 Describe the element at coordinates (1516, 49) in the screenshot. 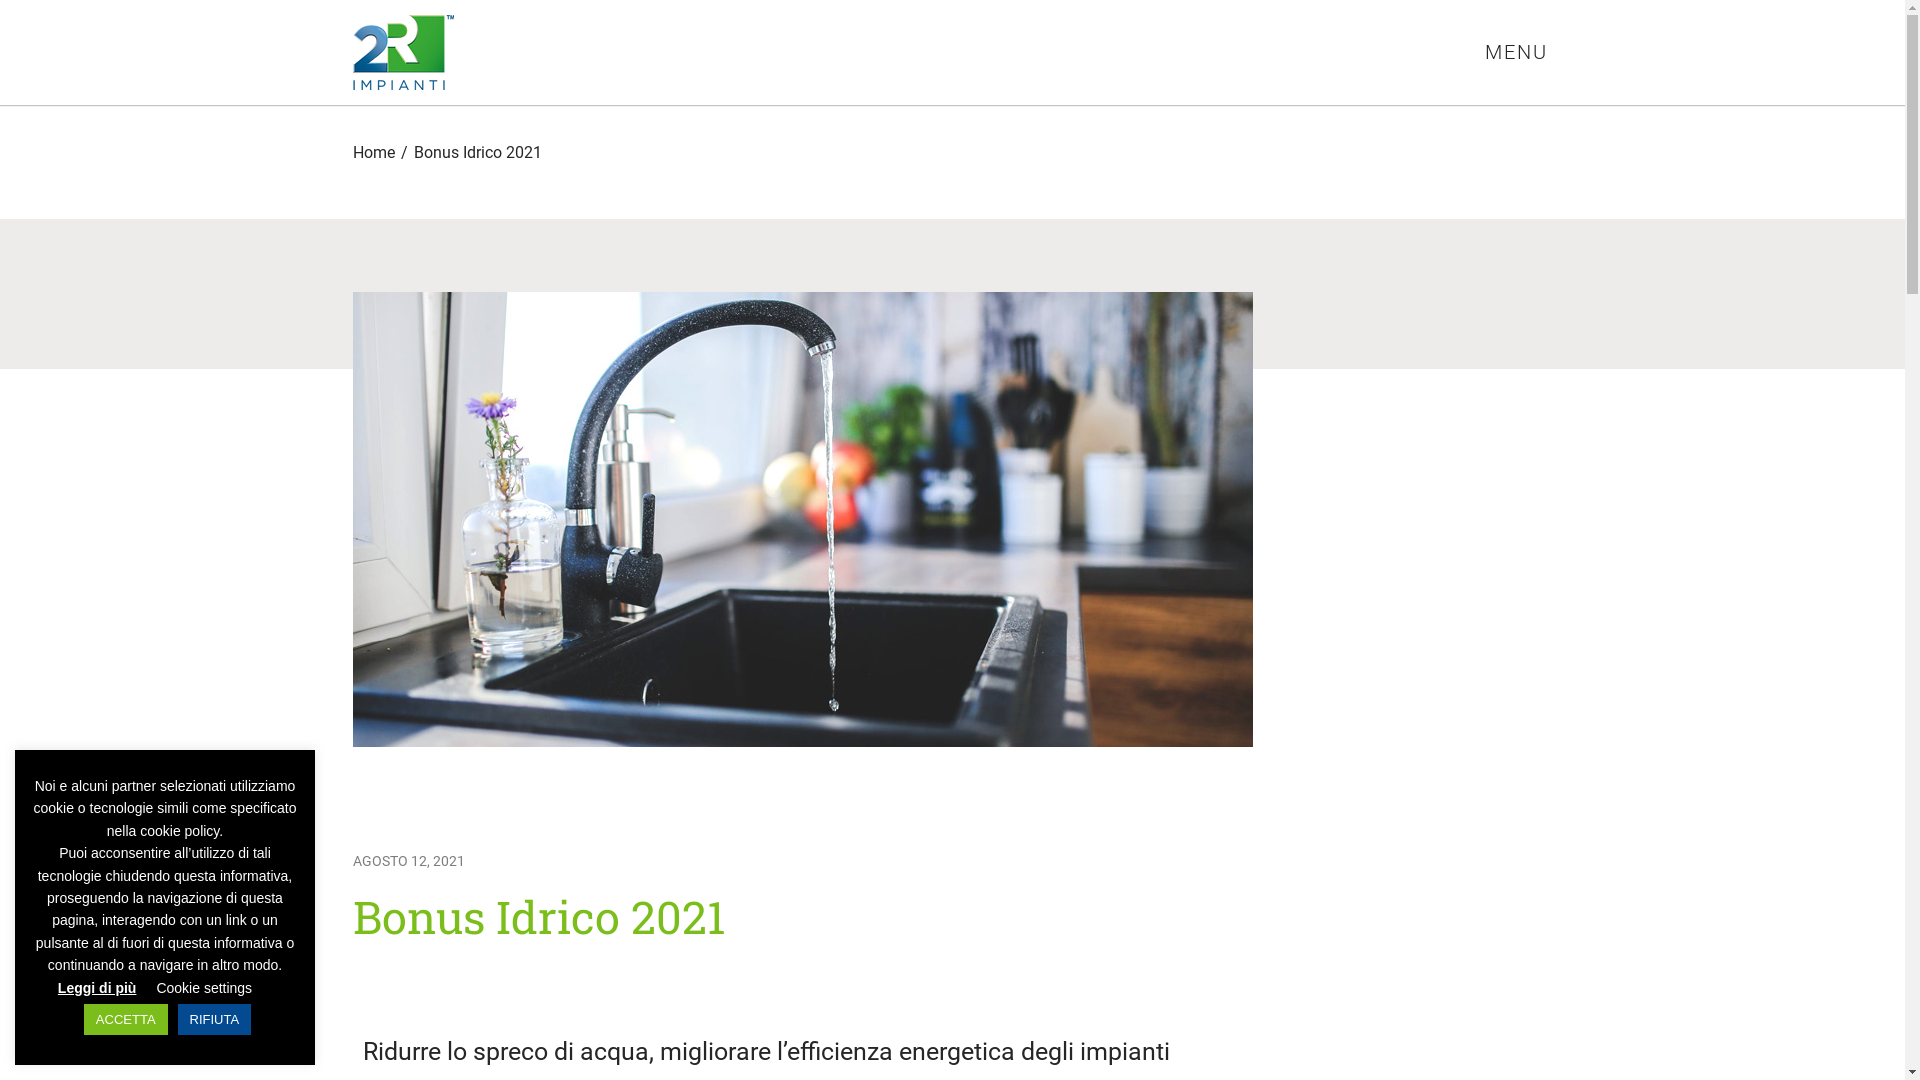

I see `'MENU'` at that location.